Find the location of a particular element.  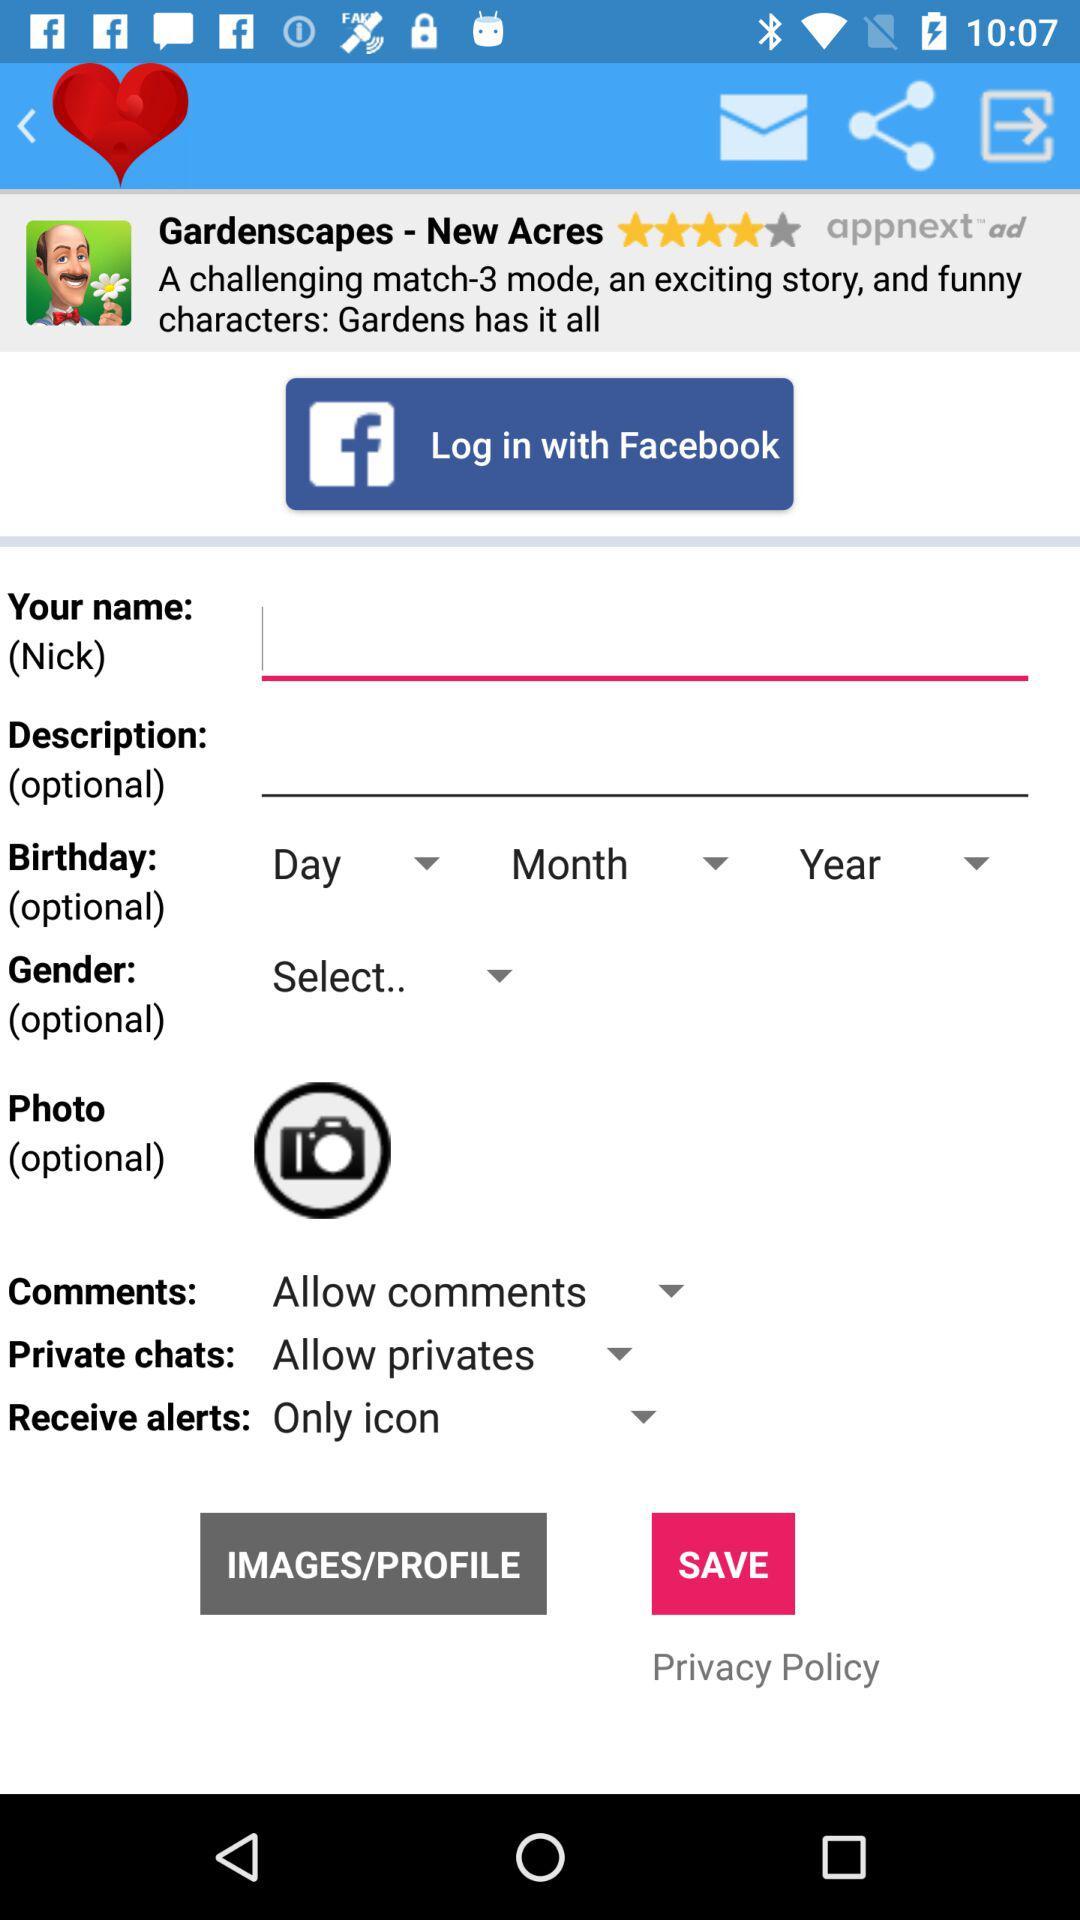

go back is located at coordinates (26, 124).